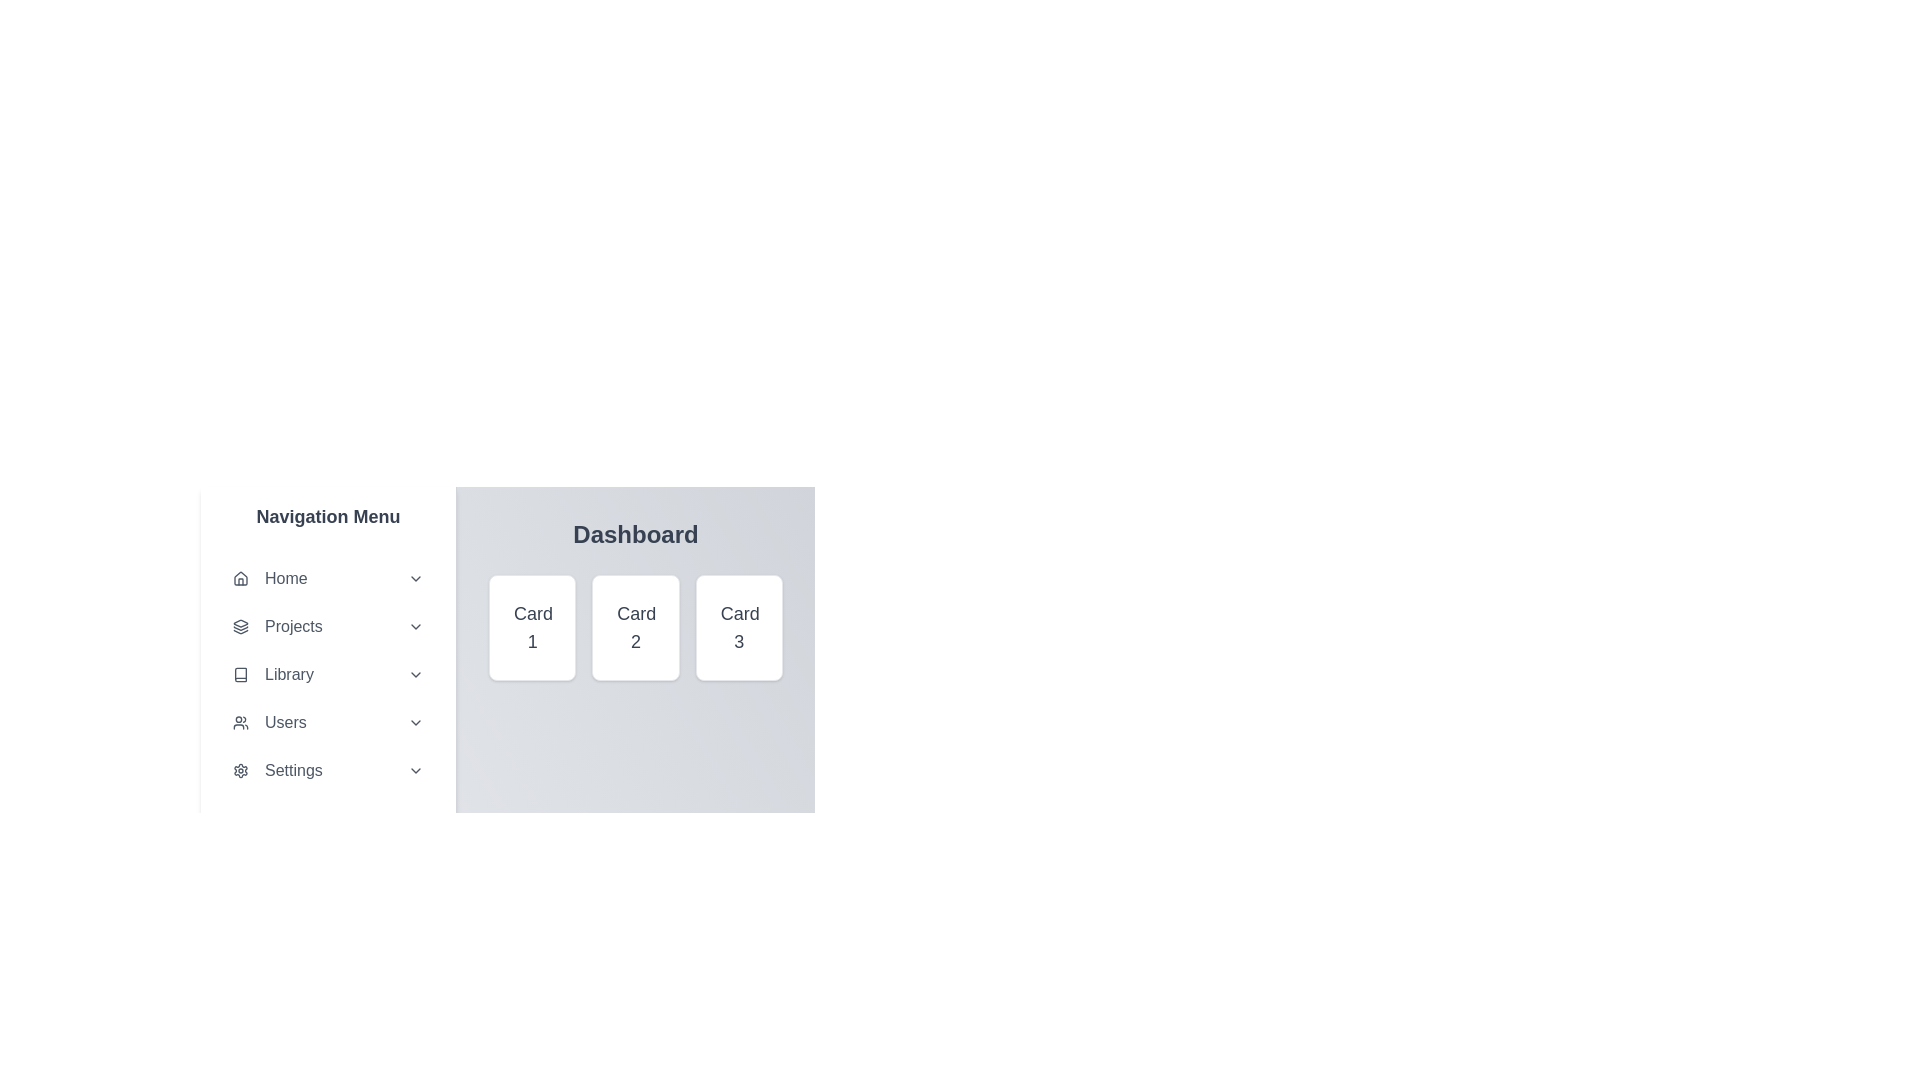 Image resolution: width=1920 pixels, height=1080 pixels. What do you see at coordinates (240, 770) in the screenshot?
I see `the settings icon located in the navigation menu on the left side, positioned below the 'Users' menu item` at bounding box center [240, 770].